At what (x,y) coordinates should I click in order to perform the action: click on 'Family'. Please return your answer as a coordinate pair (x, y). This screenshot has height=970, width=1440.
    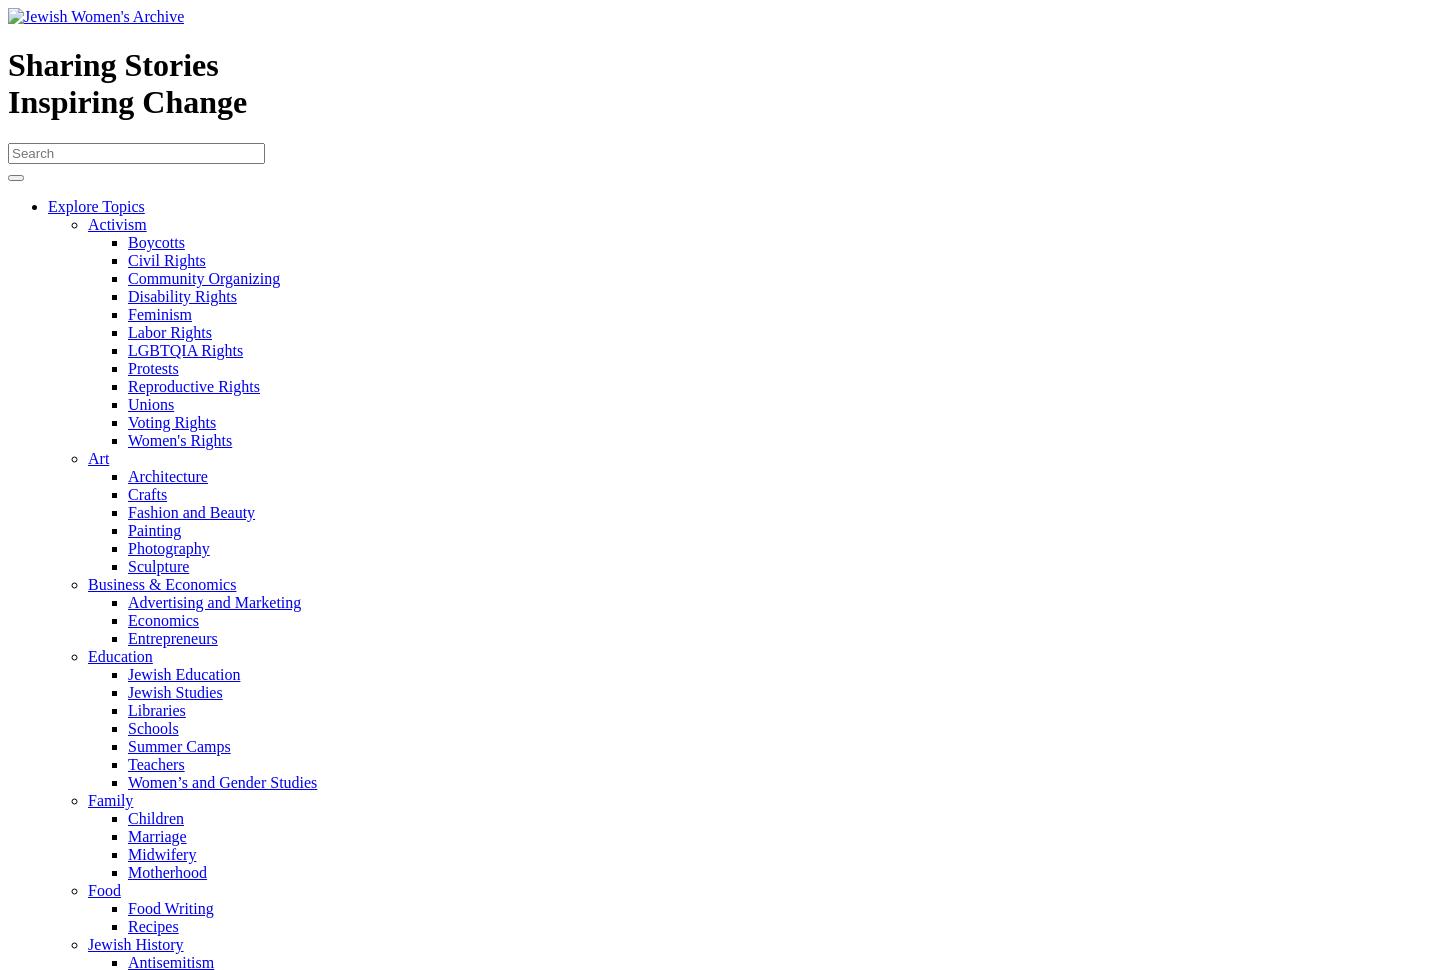
    Looking at the image, I should click on (110, 799).